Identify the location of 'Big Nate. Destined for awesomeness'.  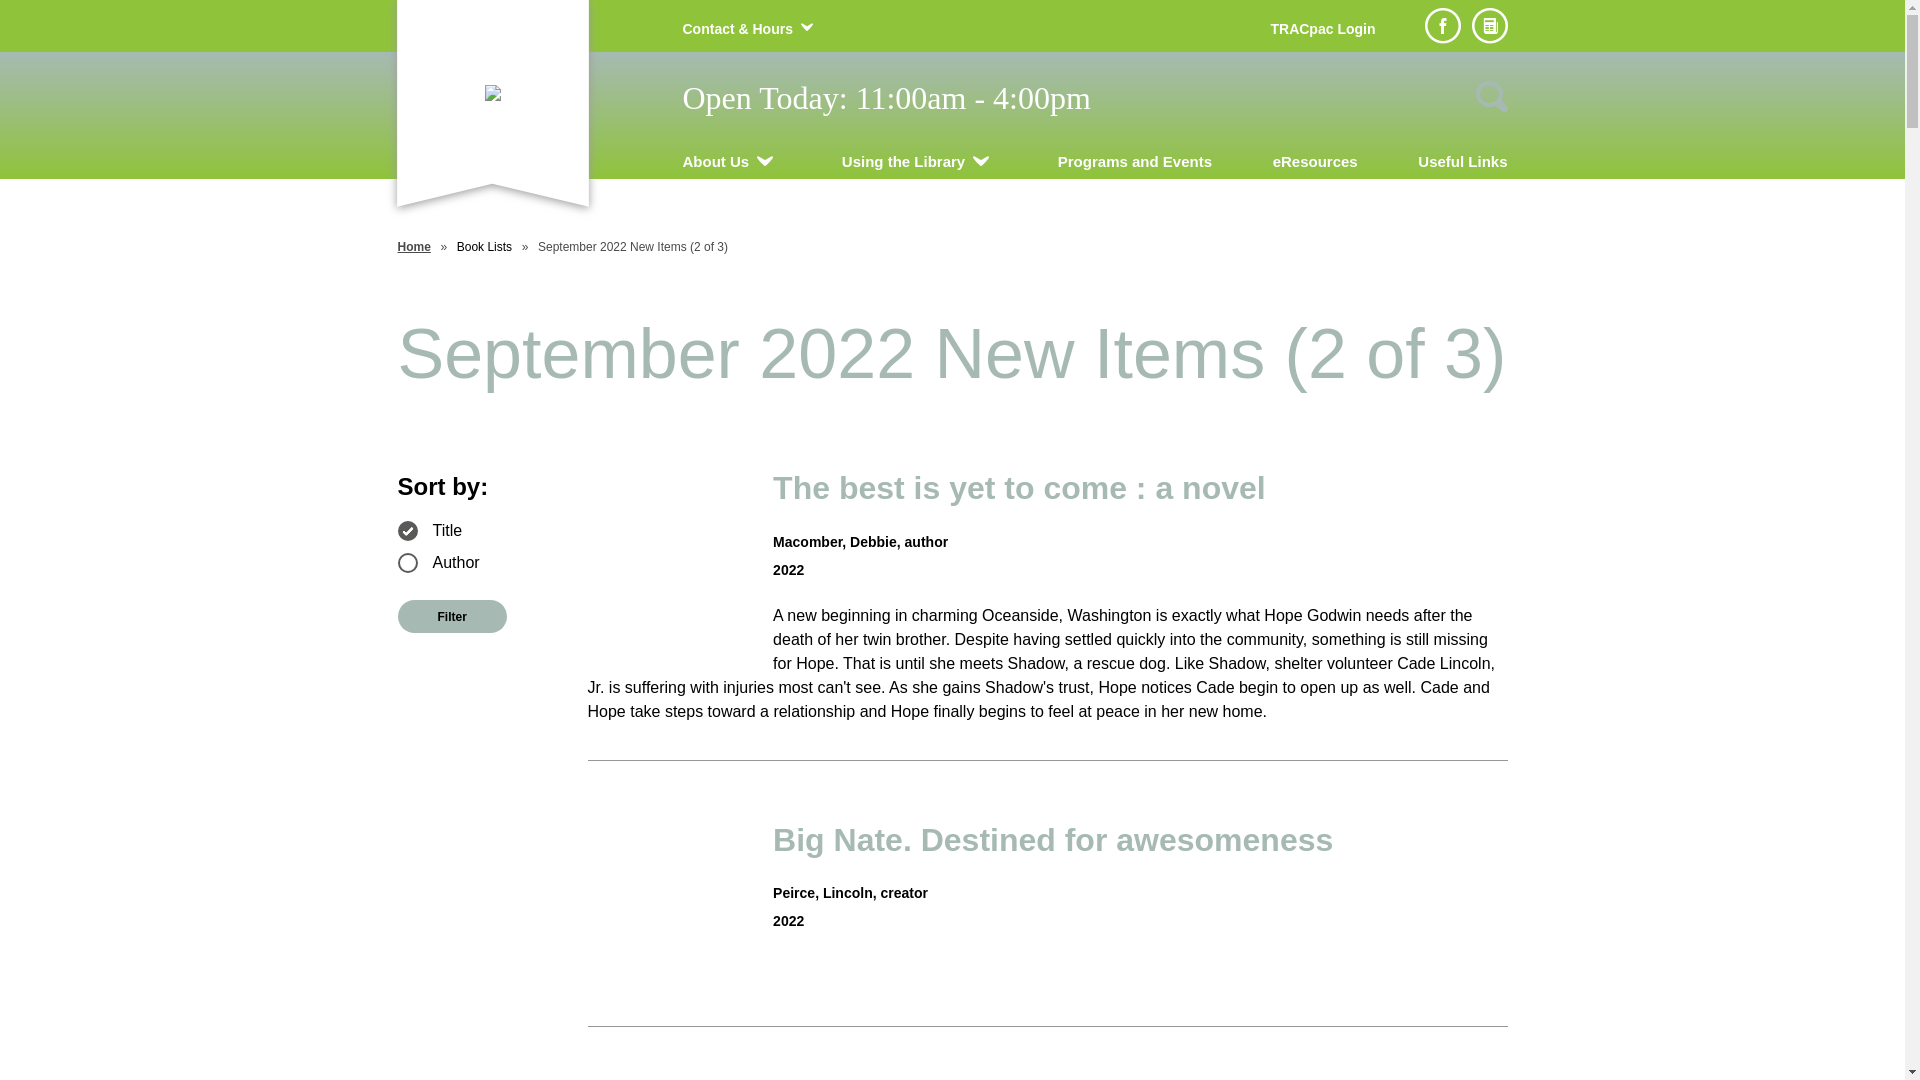
(1046, 840).